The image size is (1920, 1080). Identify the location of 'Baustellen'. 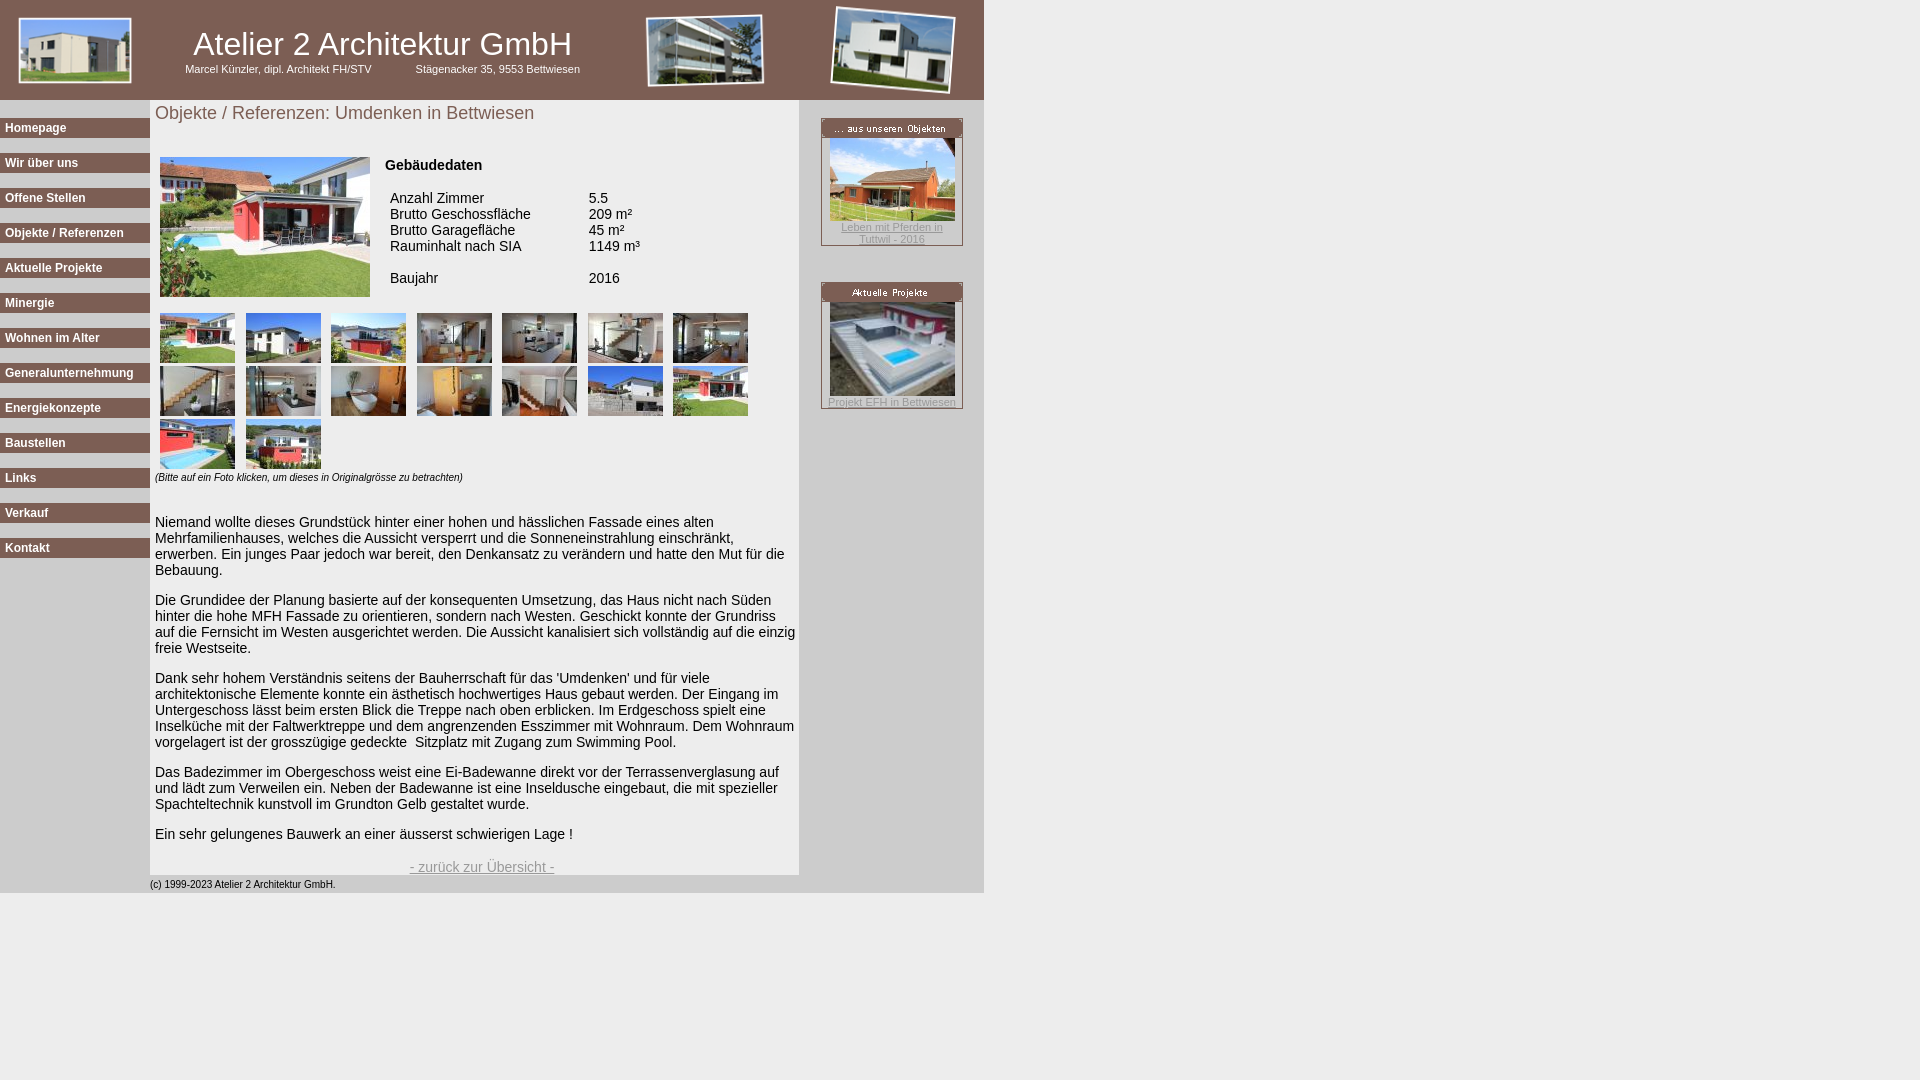
(35, 442).